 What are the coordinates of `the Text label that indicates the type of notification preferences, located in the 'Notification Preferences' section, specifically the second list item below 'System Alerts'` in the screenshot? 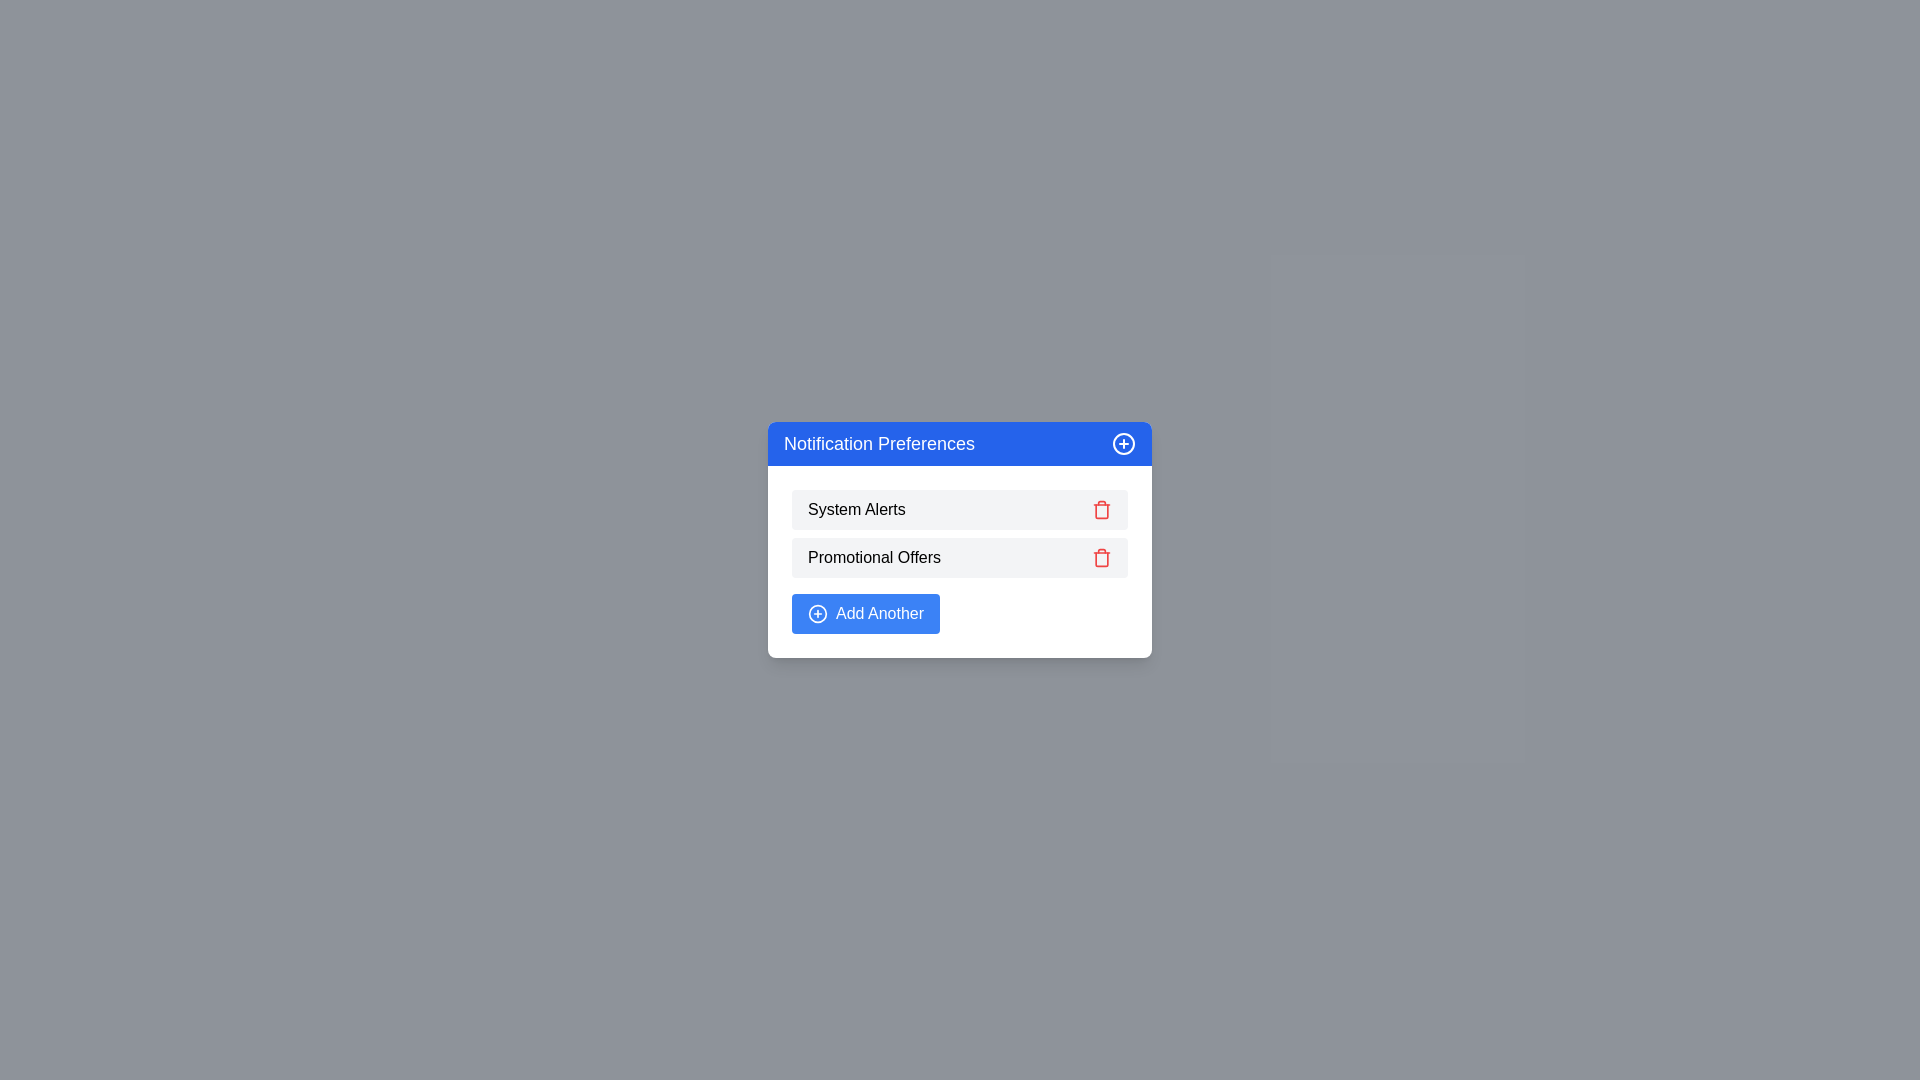 It's located at (874, 558).